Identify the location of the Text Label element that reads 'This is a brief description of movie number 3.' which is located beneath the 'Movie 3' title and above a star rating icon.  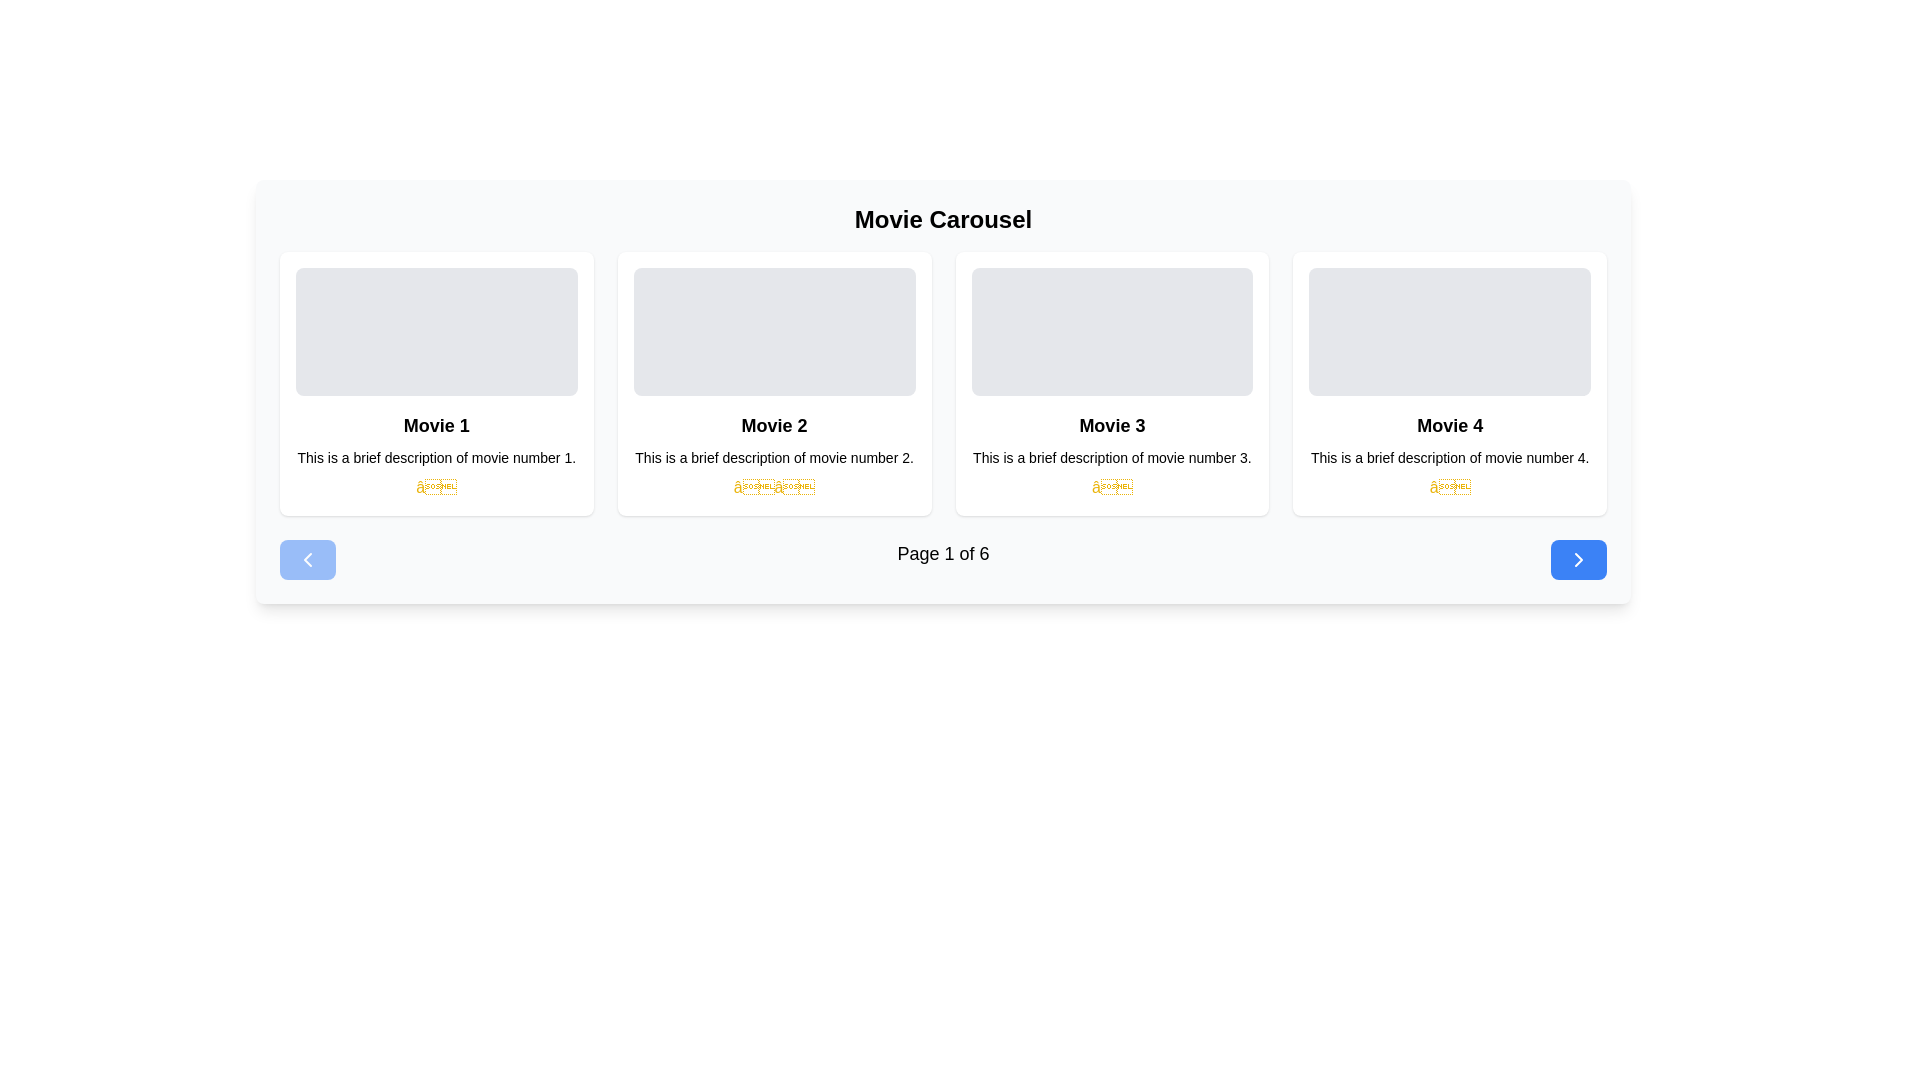
(1111, 458).